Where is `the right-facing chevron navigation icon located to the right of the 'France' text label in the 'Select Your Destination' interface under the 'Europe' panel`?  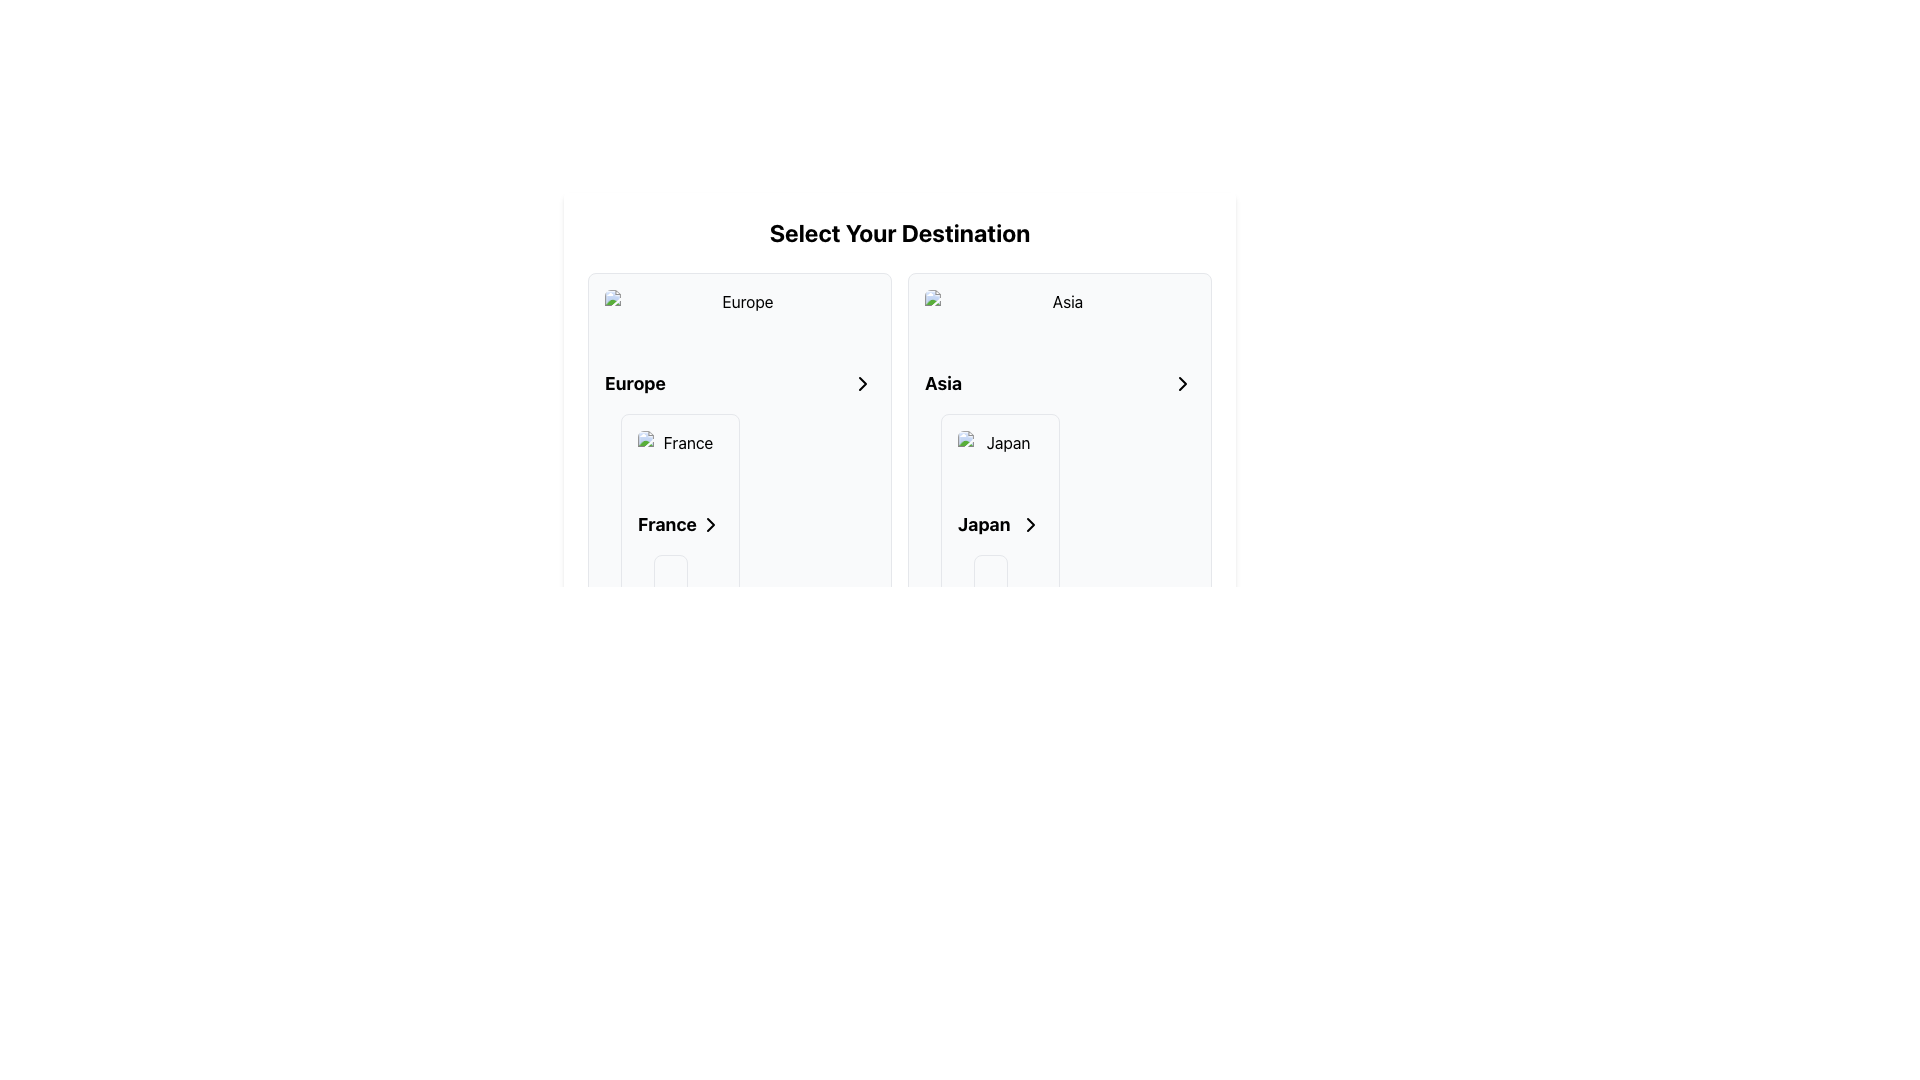 the right-facing chevron navigation icon located to the right of the 'France' text label in the 'Select Your Destination' interface under the 'Europe' panel is located at coordinates (710, 523).